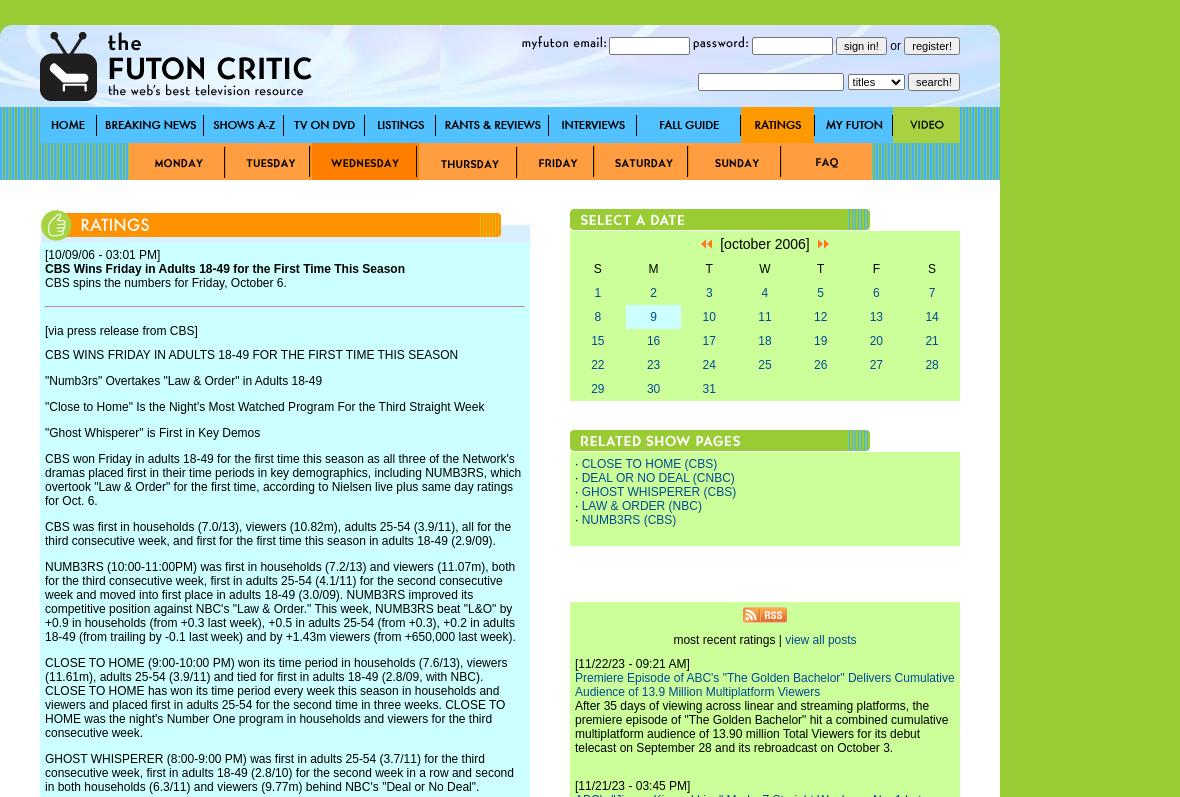 The height and width of the screenshot is (797, 1180). Describe the element at coordinates (43, 283) in the screenshot. I see `'CBS spins the numbers for Friday, October 6.'` at that location.